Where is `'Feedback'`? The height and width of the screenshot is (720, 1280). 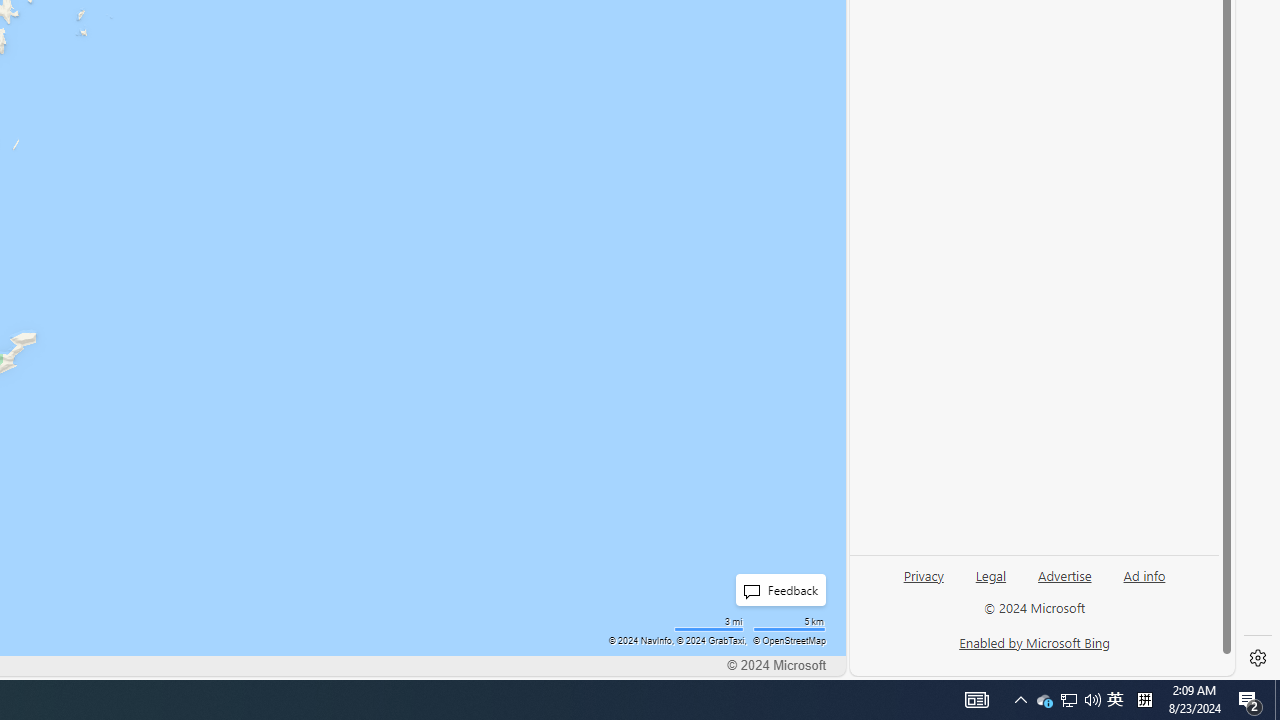
'Feedback' is located at coordinates (779, 589).